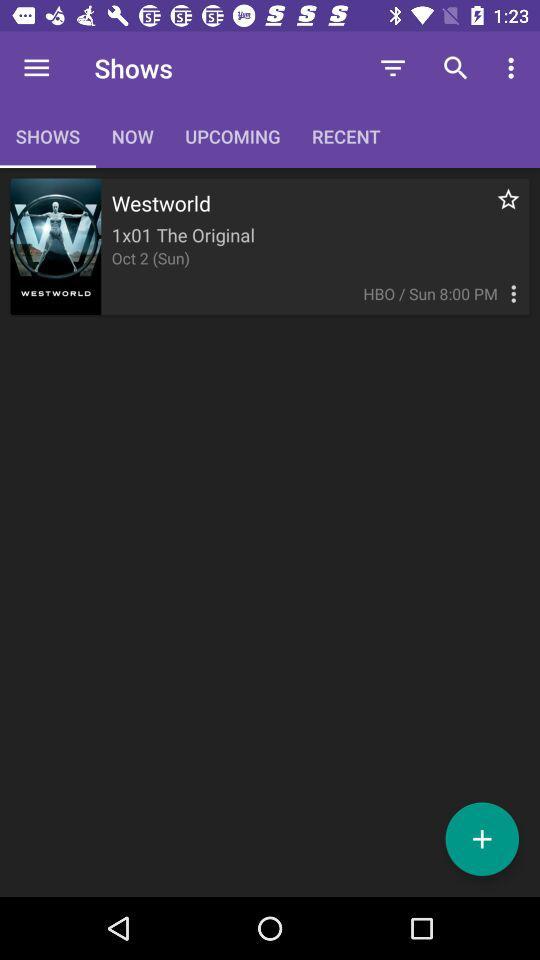 The height and width of the screenshot is (960, 540). Describe the element at coordinates (496, 210) in the screenshot. I see `icon to the right of westworld` at that location.